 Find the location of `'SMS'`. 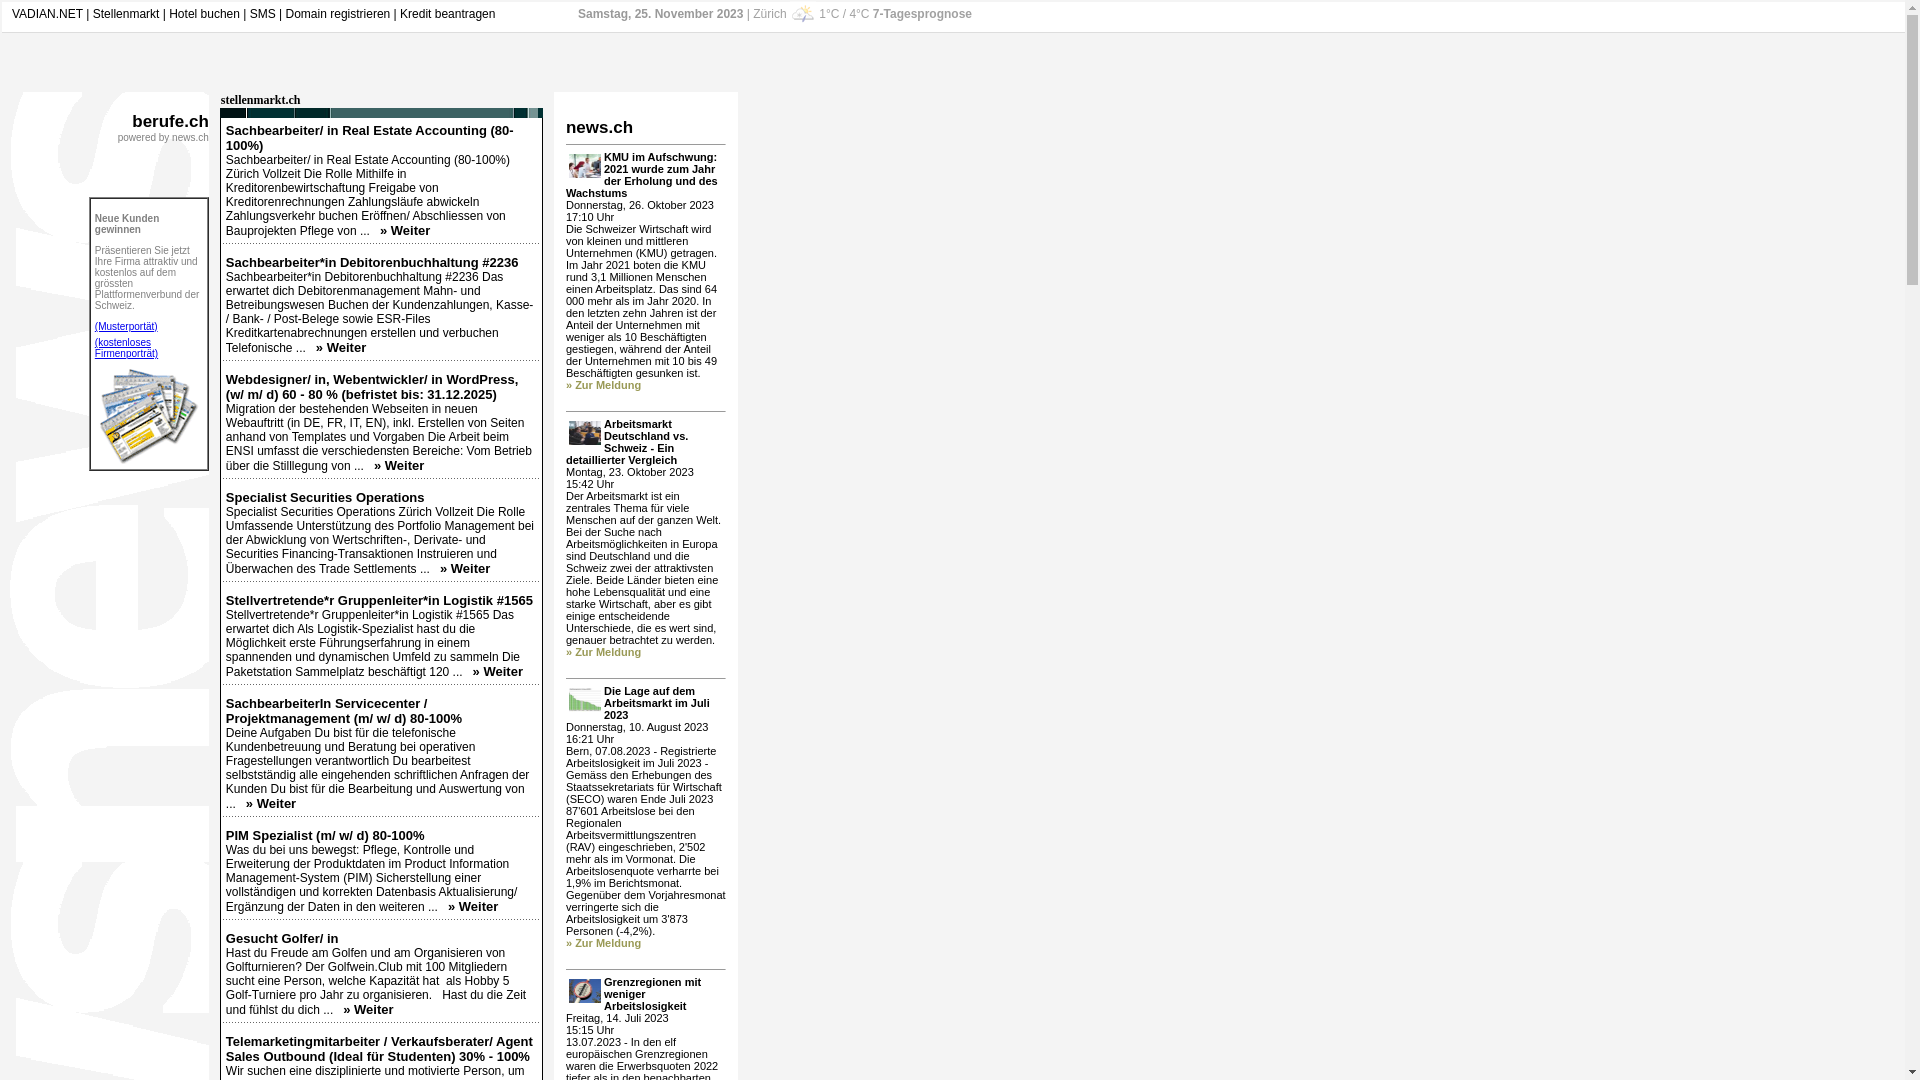

'SMS' is located at coordinates (262, 14).